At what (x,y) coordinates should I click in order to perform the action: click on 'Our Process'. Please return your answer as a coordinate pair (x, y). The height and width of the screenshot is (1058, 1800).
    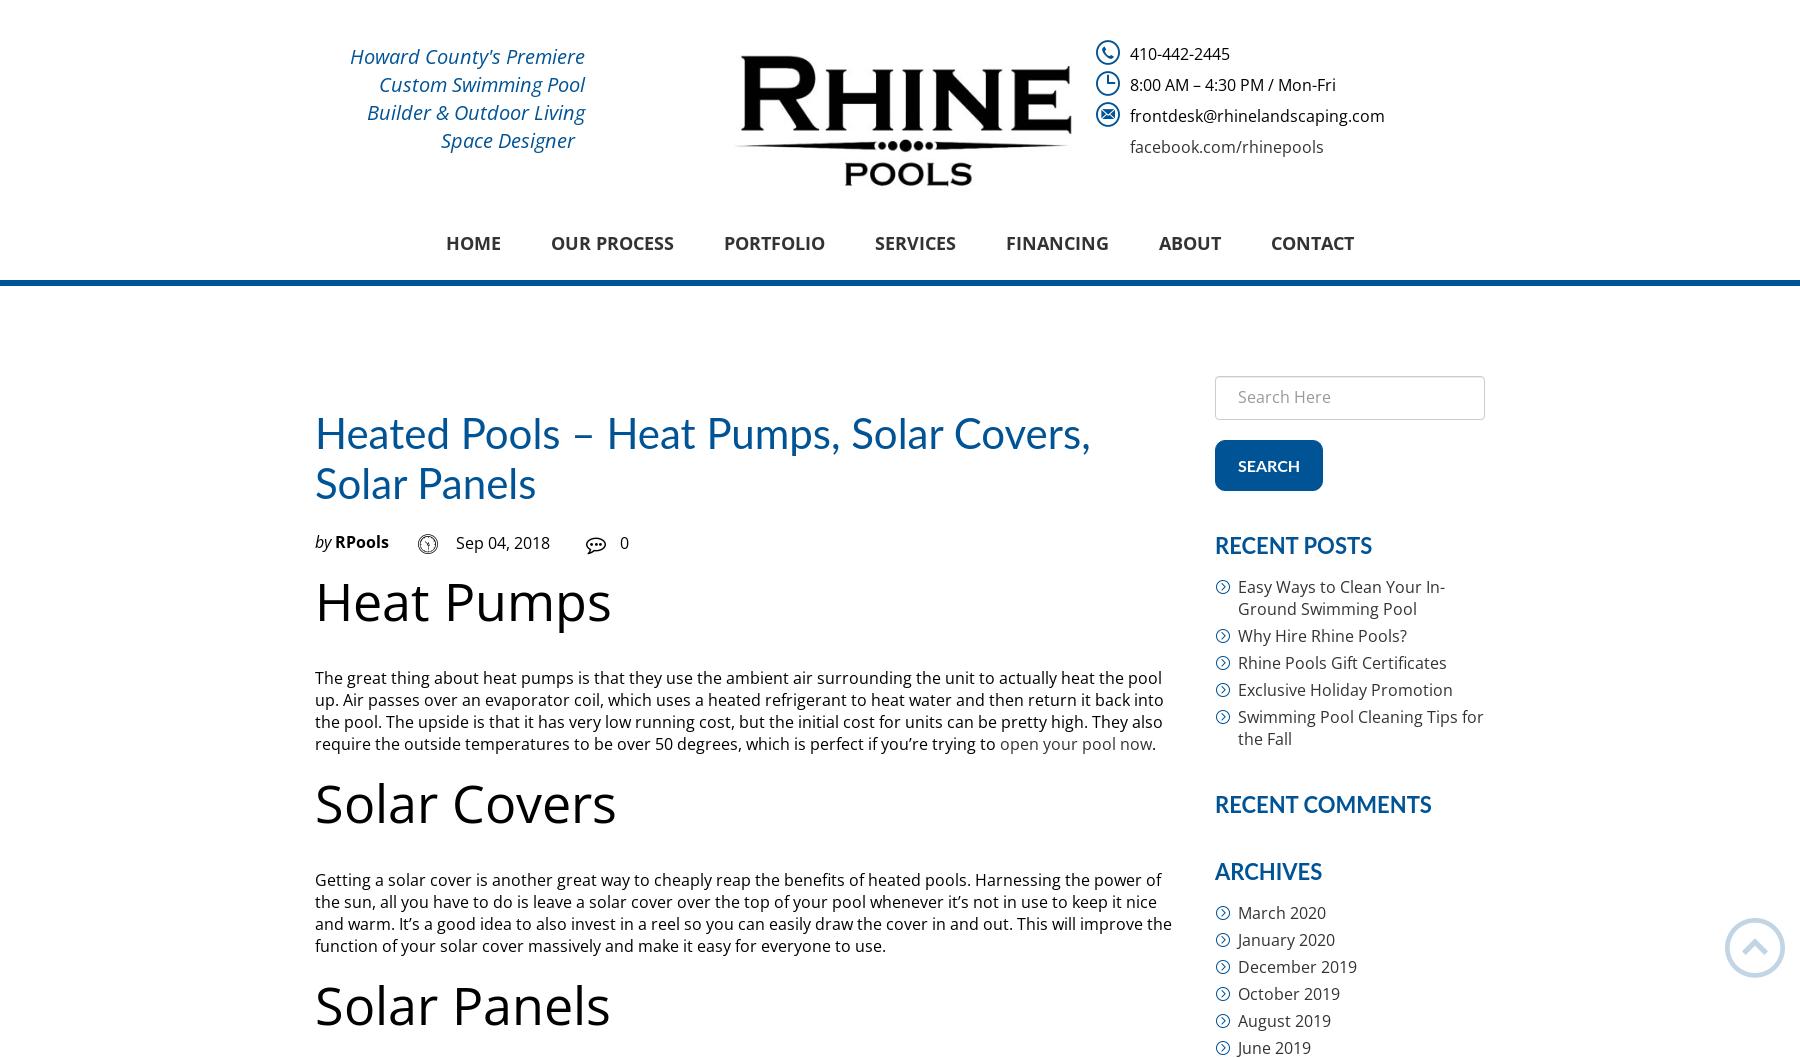
    Looking at the image, I should click on (549, 243).